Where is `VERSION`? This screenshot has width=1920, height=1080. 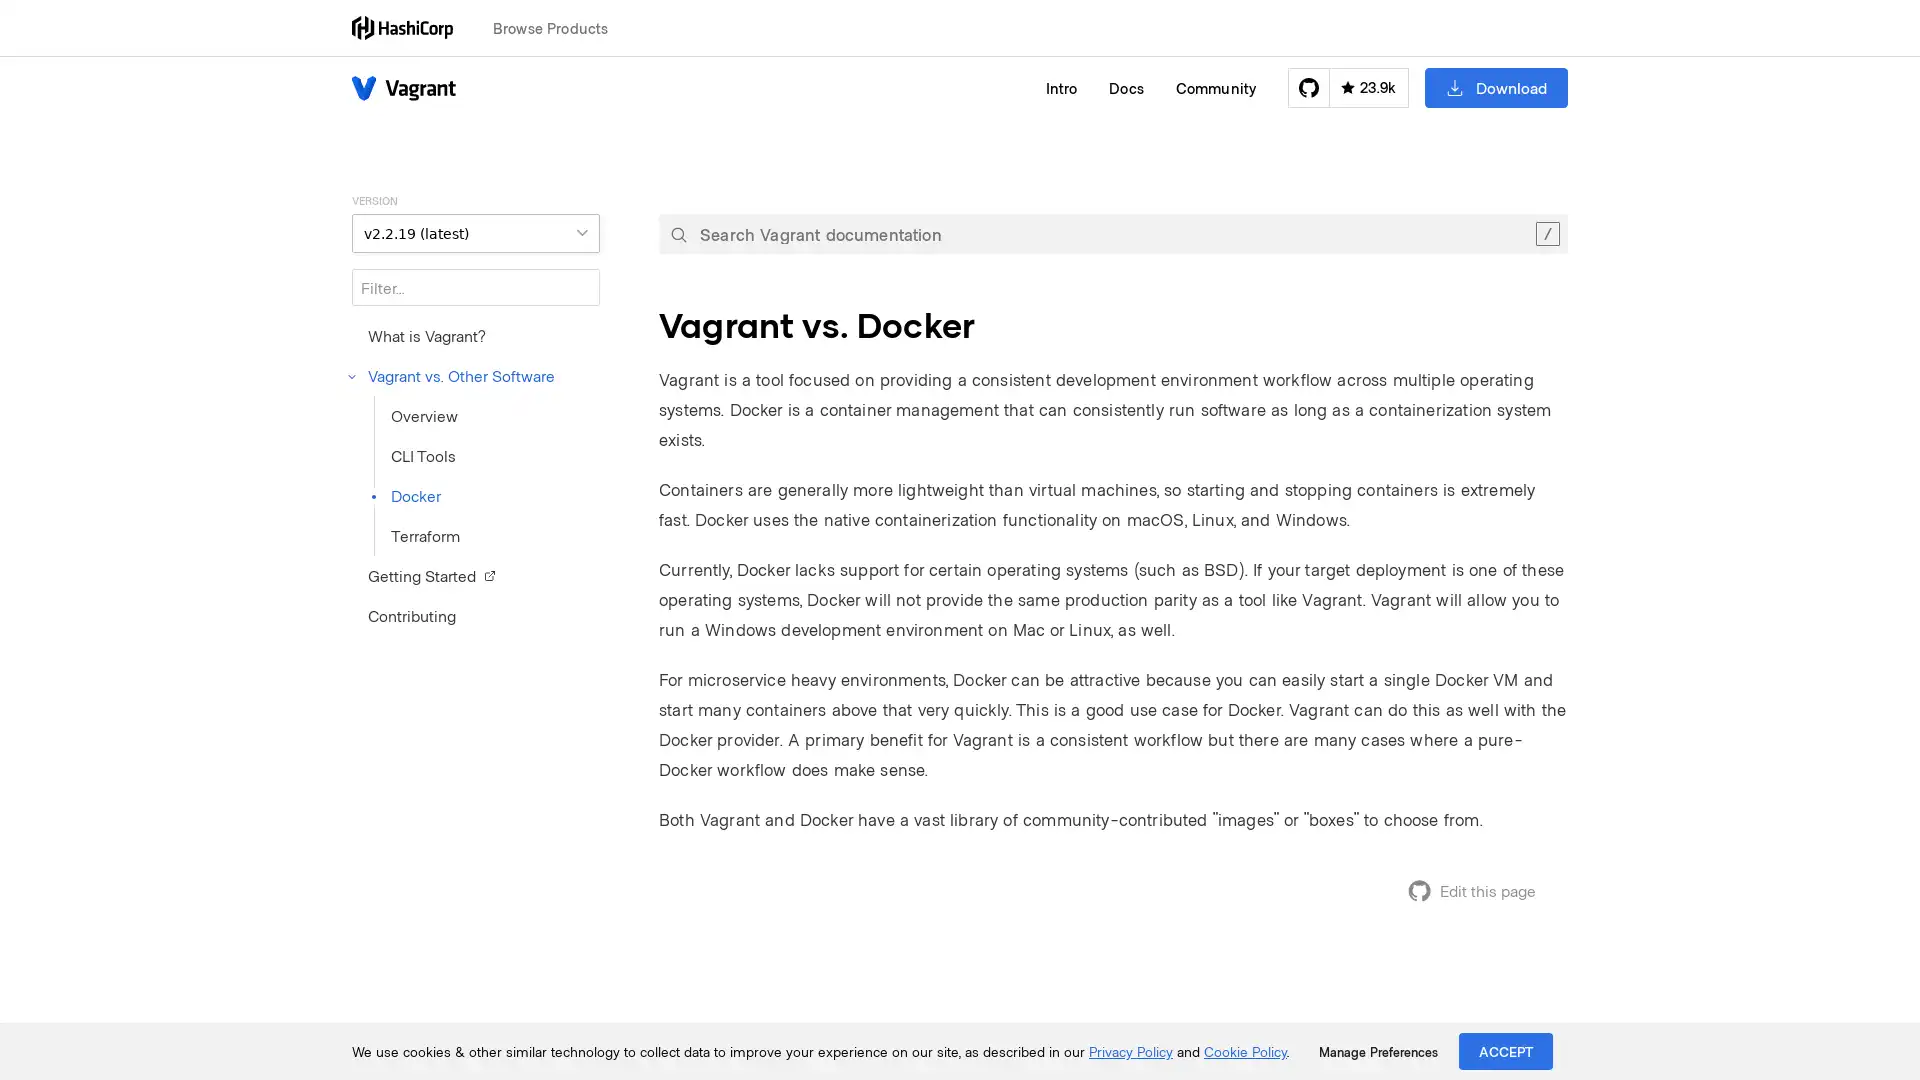 VERSION is located at coordinates (474, 232).